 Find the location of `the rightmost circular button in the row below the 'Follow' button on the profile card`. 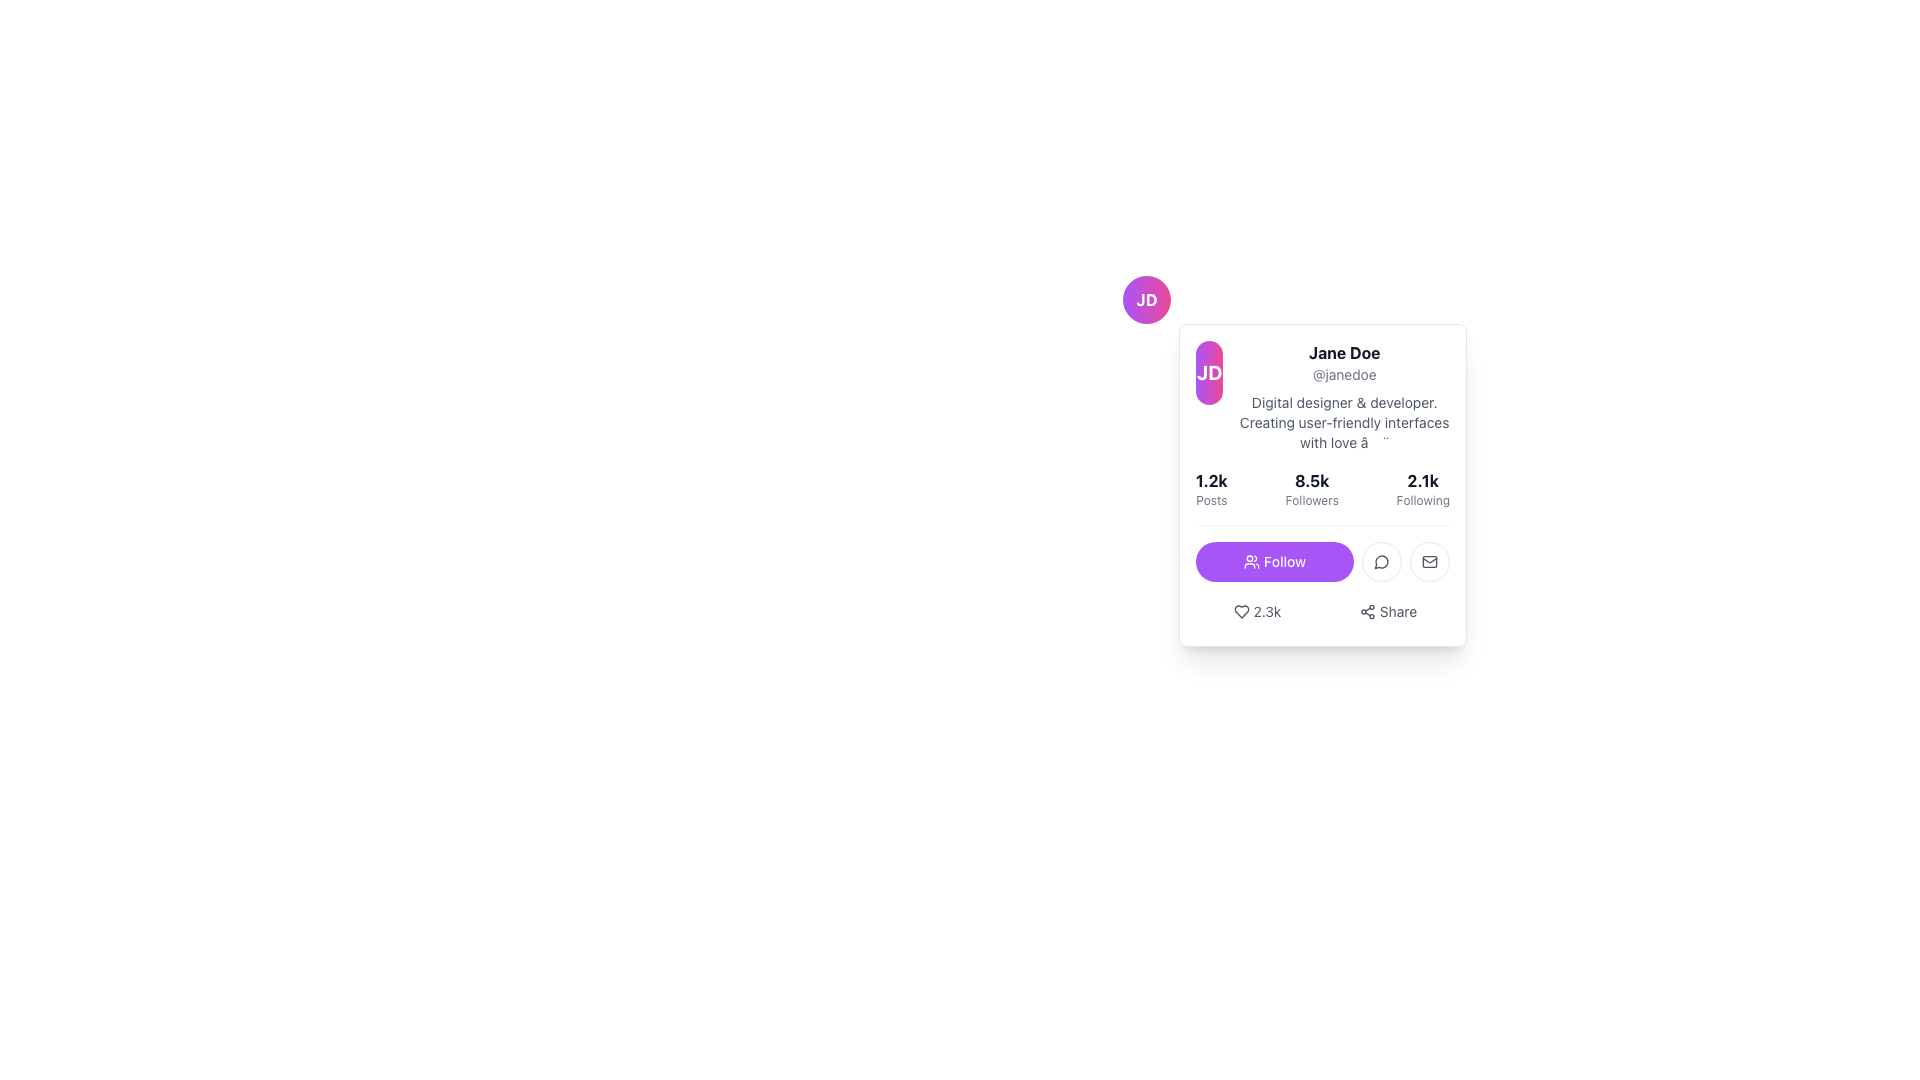

the rightmost circular button in the row below the 'Follow' button on the profile card is located at coordinates (1429, 562).